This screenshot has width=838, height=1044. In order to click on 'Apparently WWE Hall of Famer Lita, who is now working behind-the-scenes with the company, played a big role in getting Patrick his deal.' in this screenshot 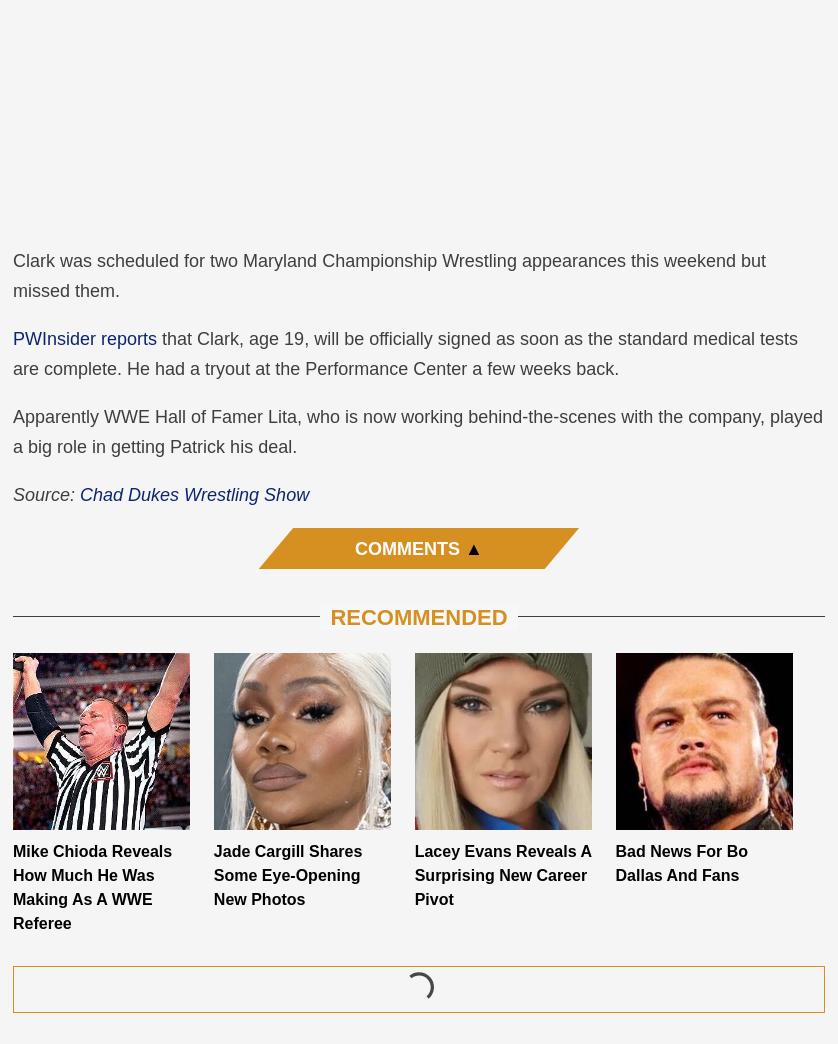, I will do `click(416, 429)`.